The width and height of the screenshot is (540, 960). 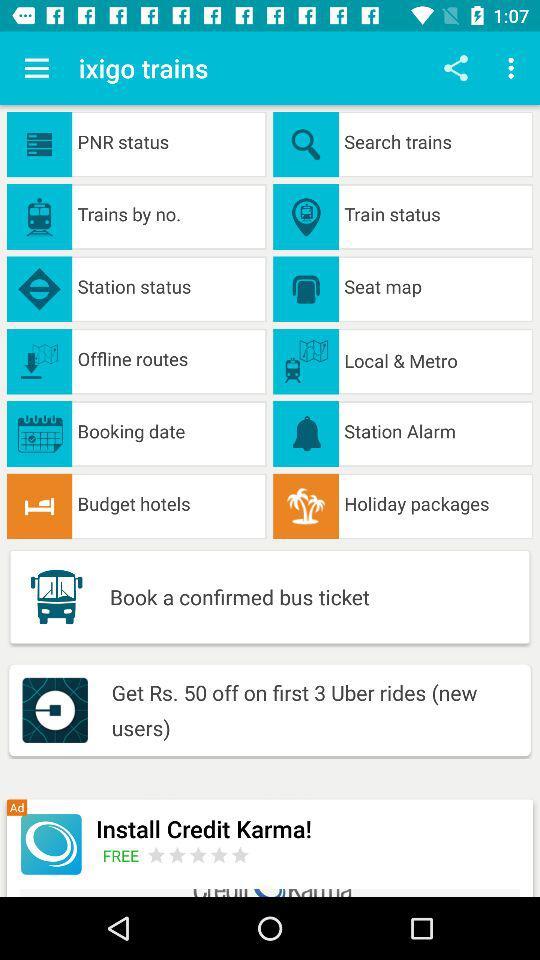 I want to click on goes to advertiser 's website, so click(x=198, y=854).